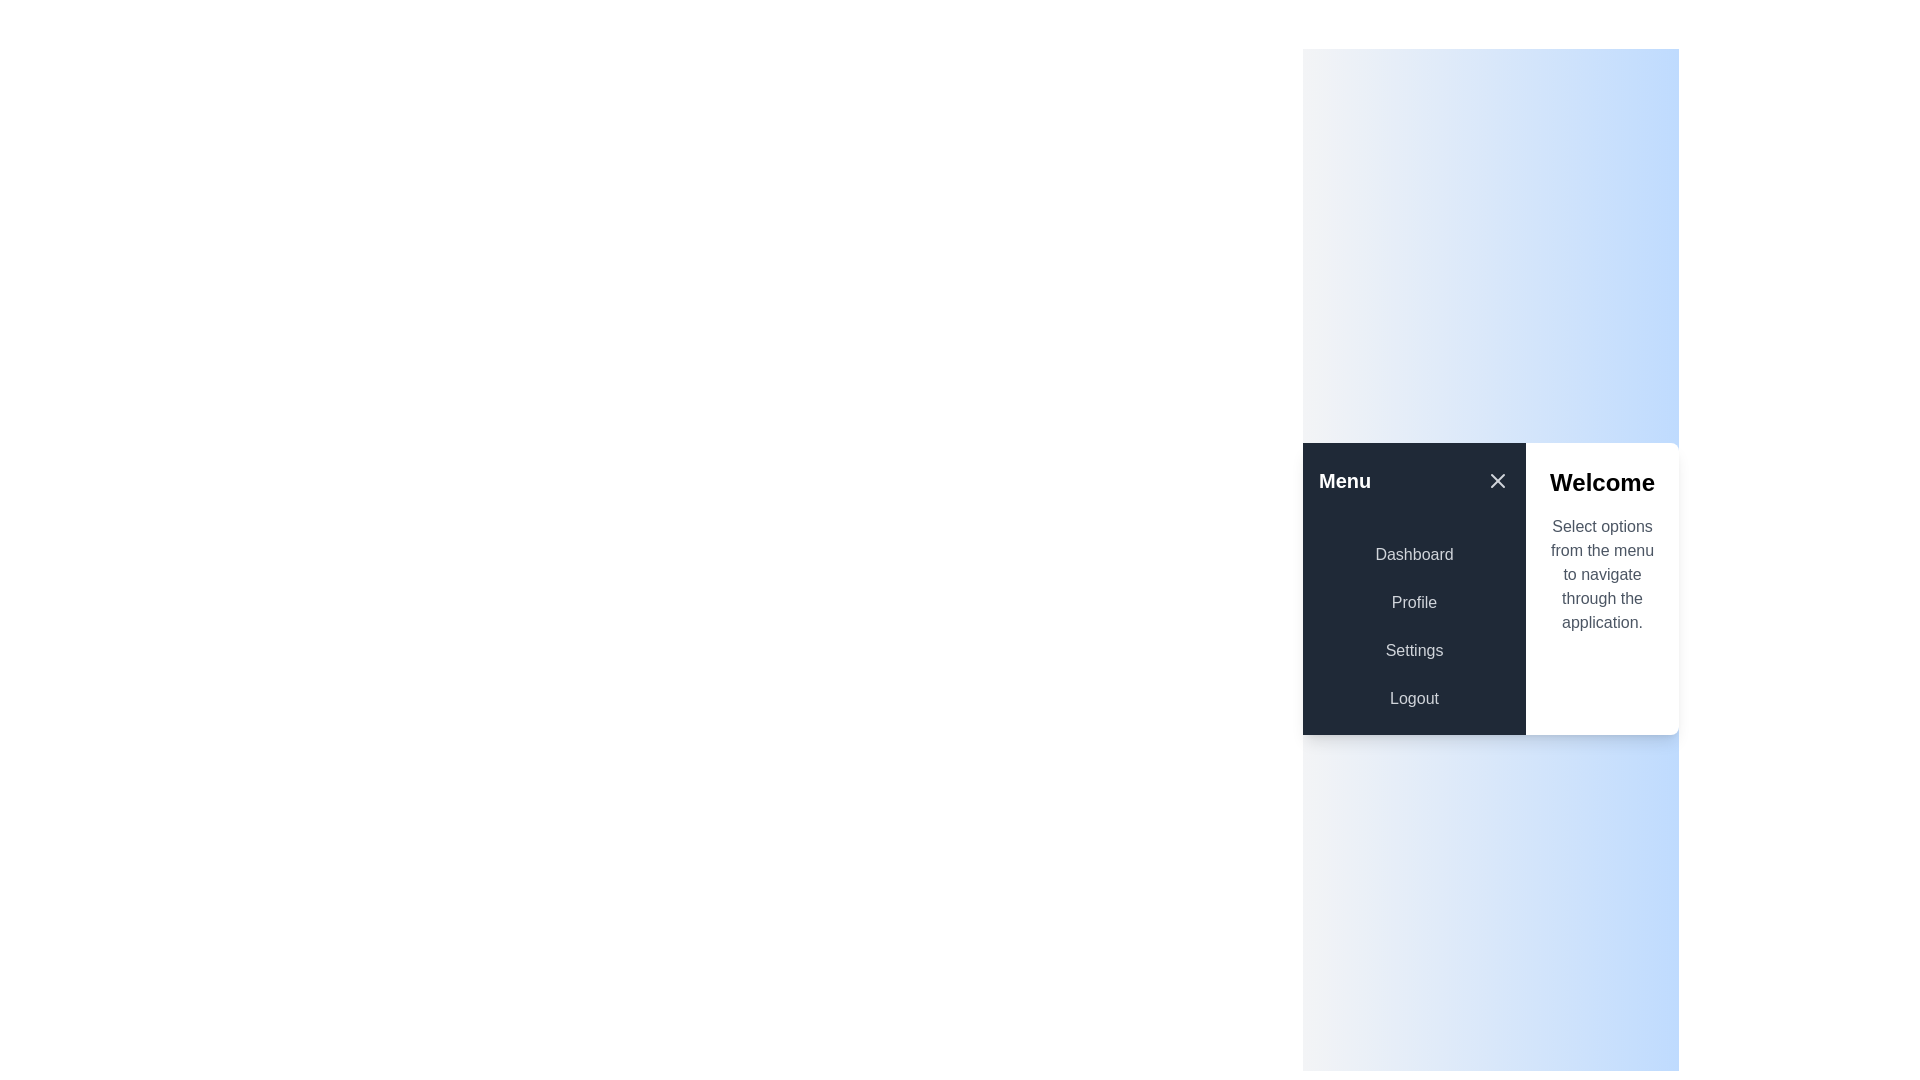 The height and width of the screenshot is (1080, 1920). Describe the element at coordinates (1413, 601) in the screenshot. I see `the menu option Profile` at that location.